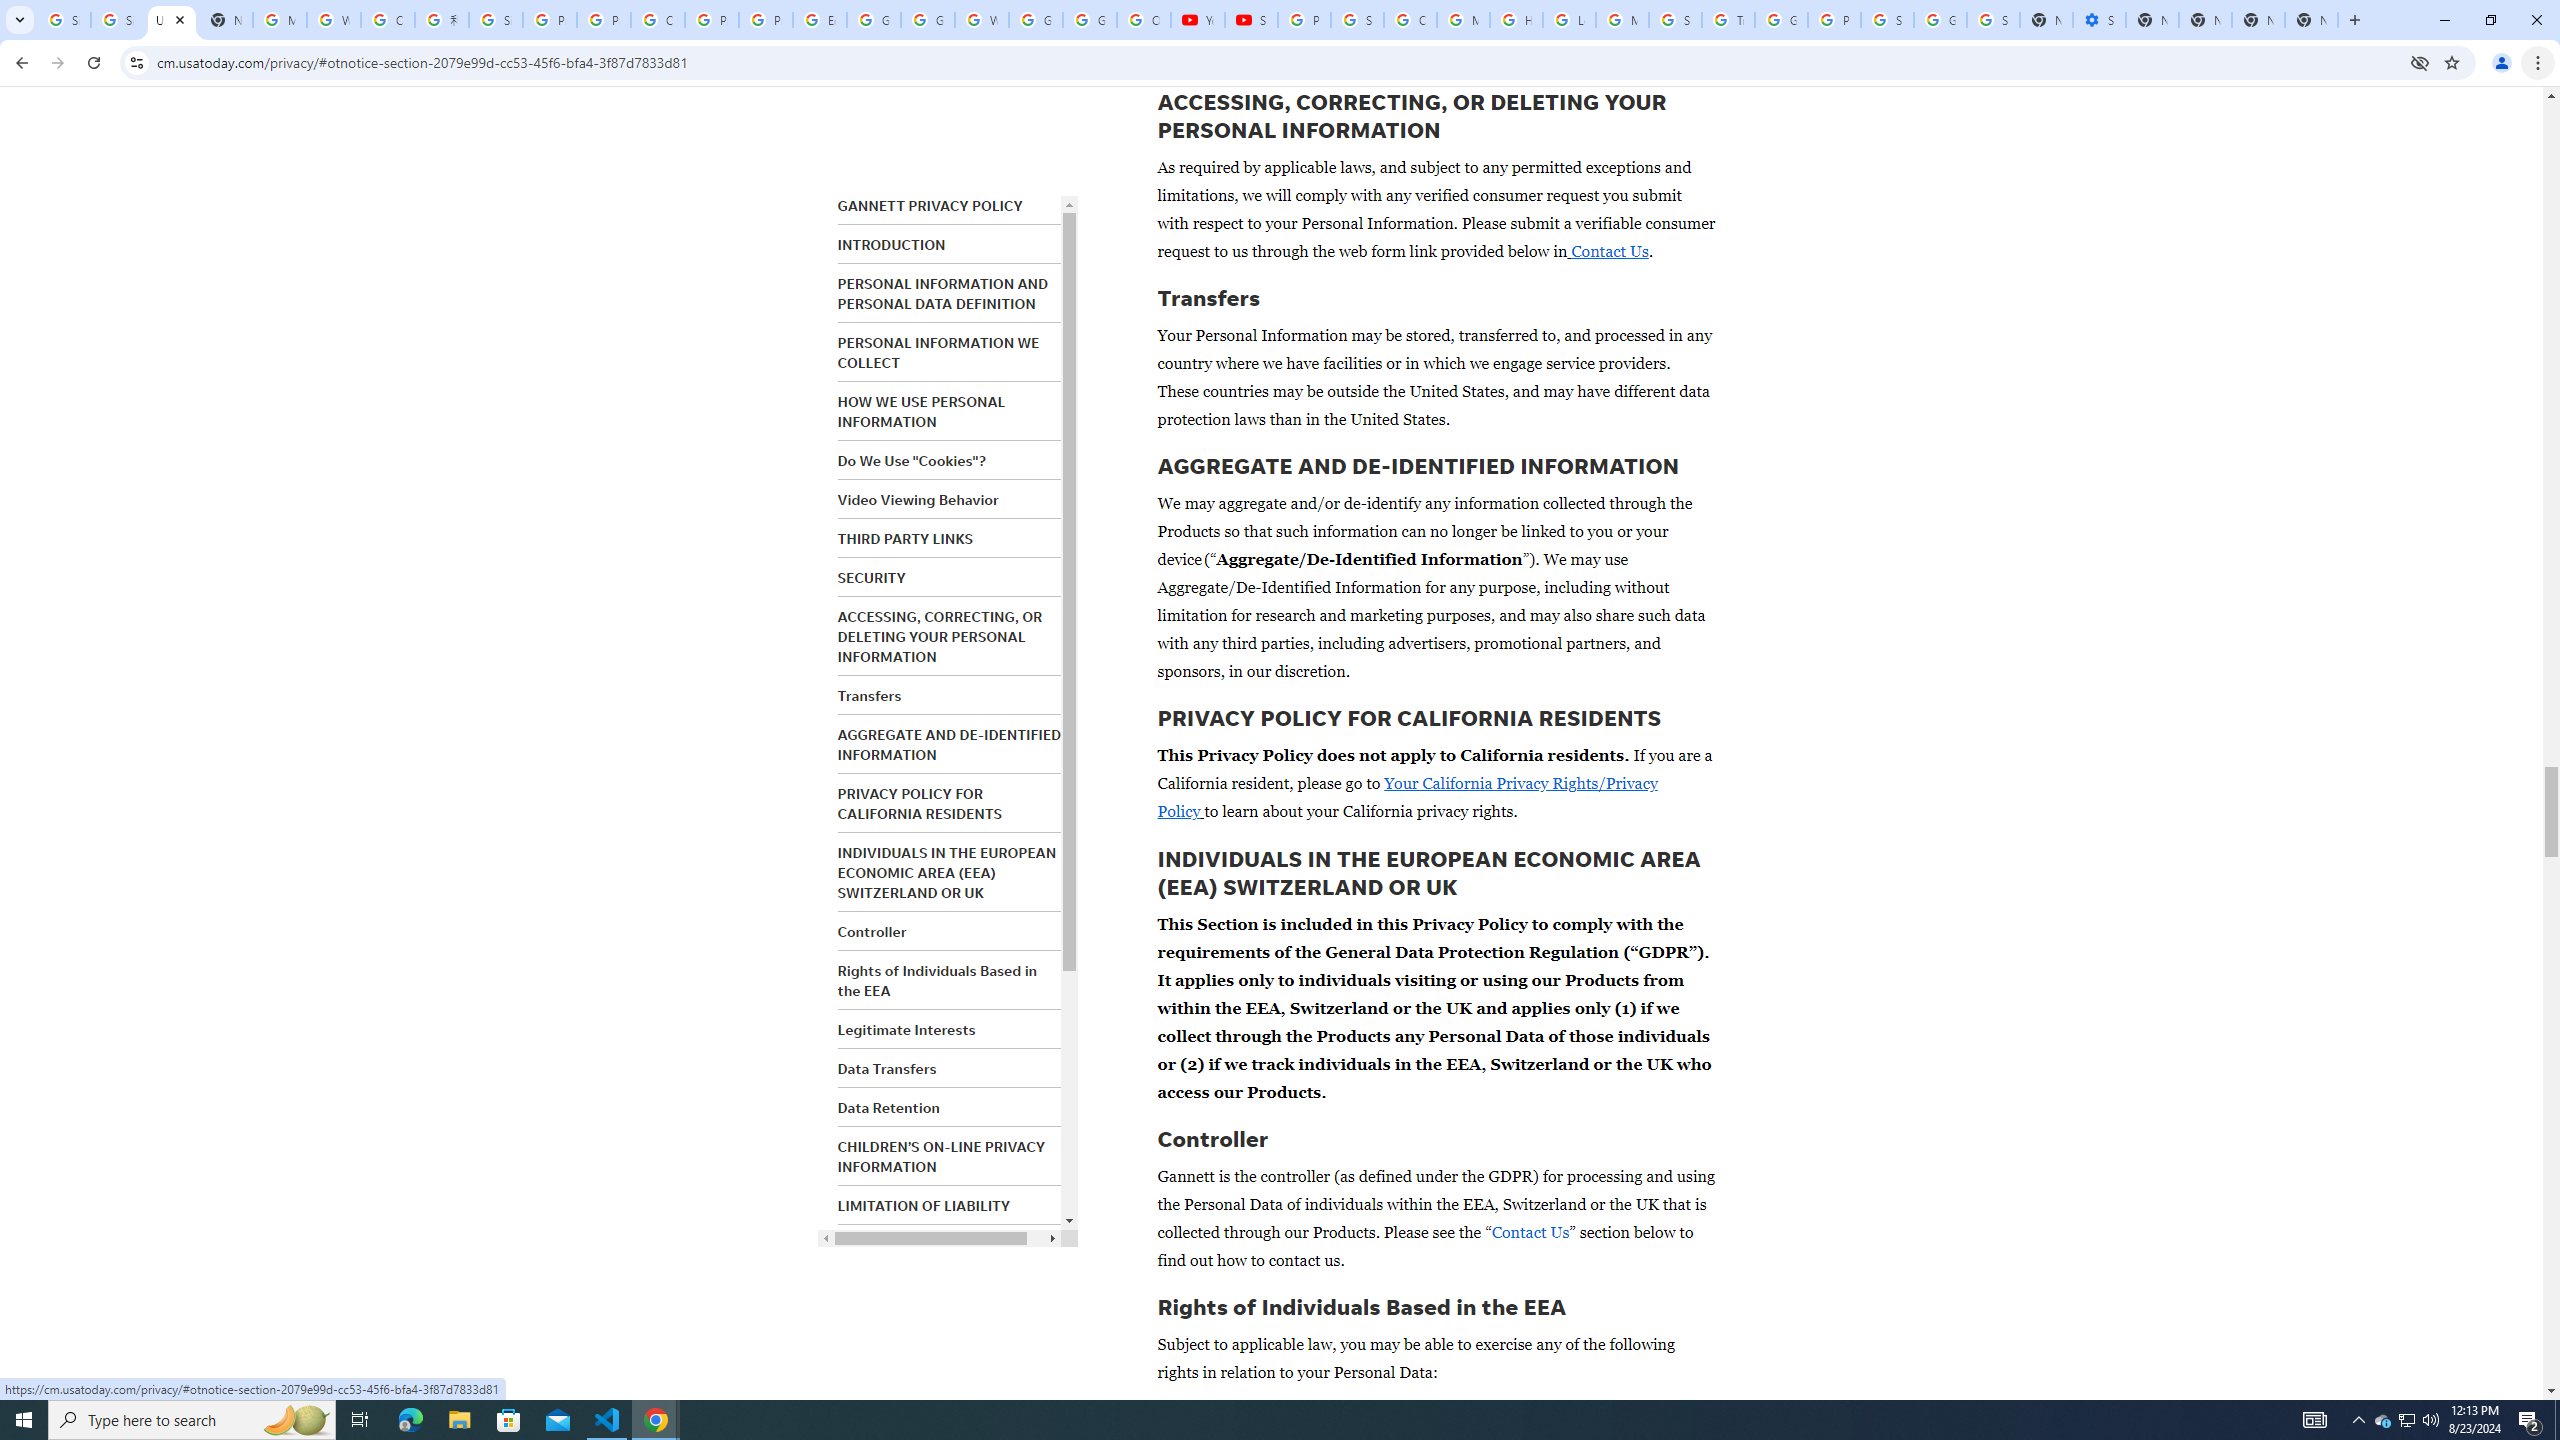  Describe the element at coordinates (2311, 19) in the screenshot. I see `'New Tab'` at that location.